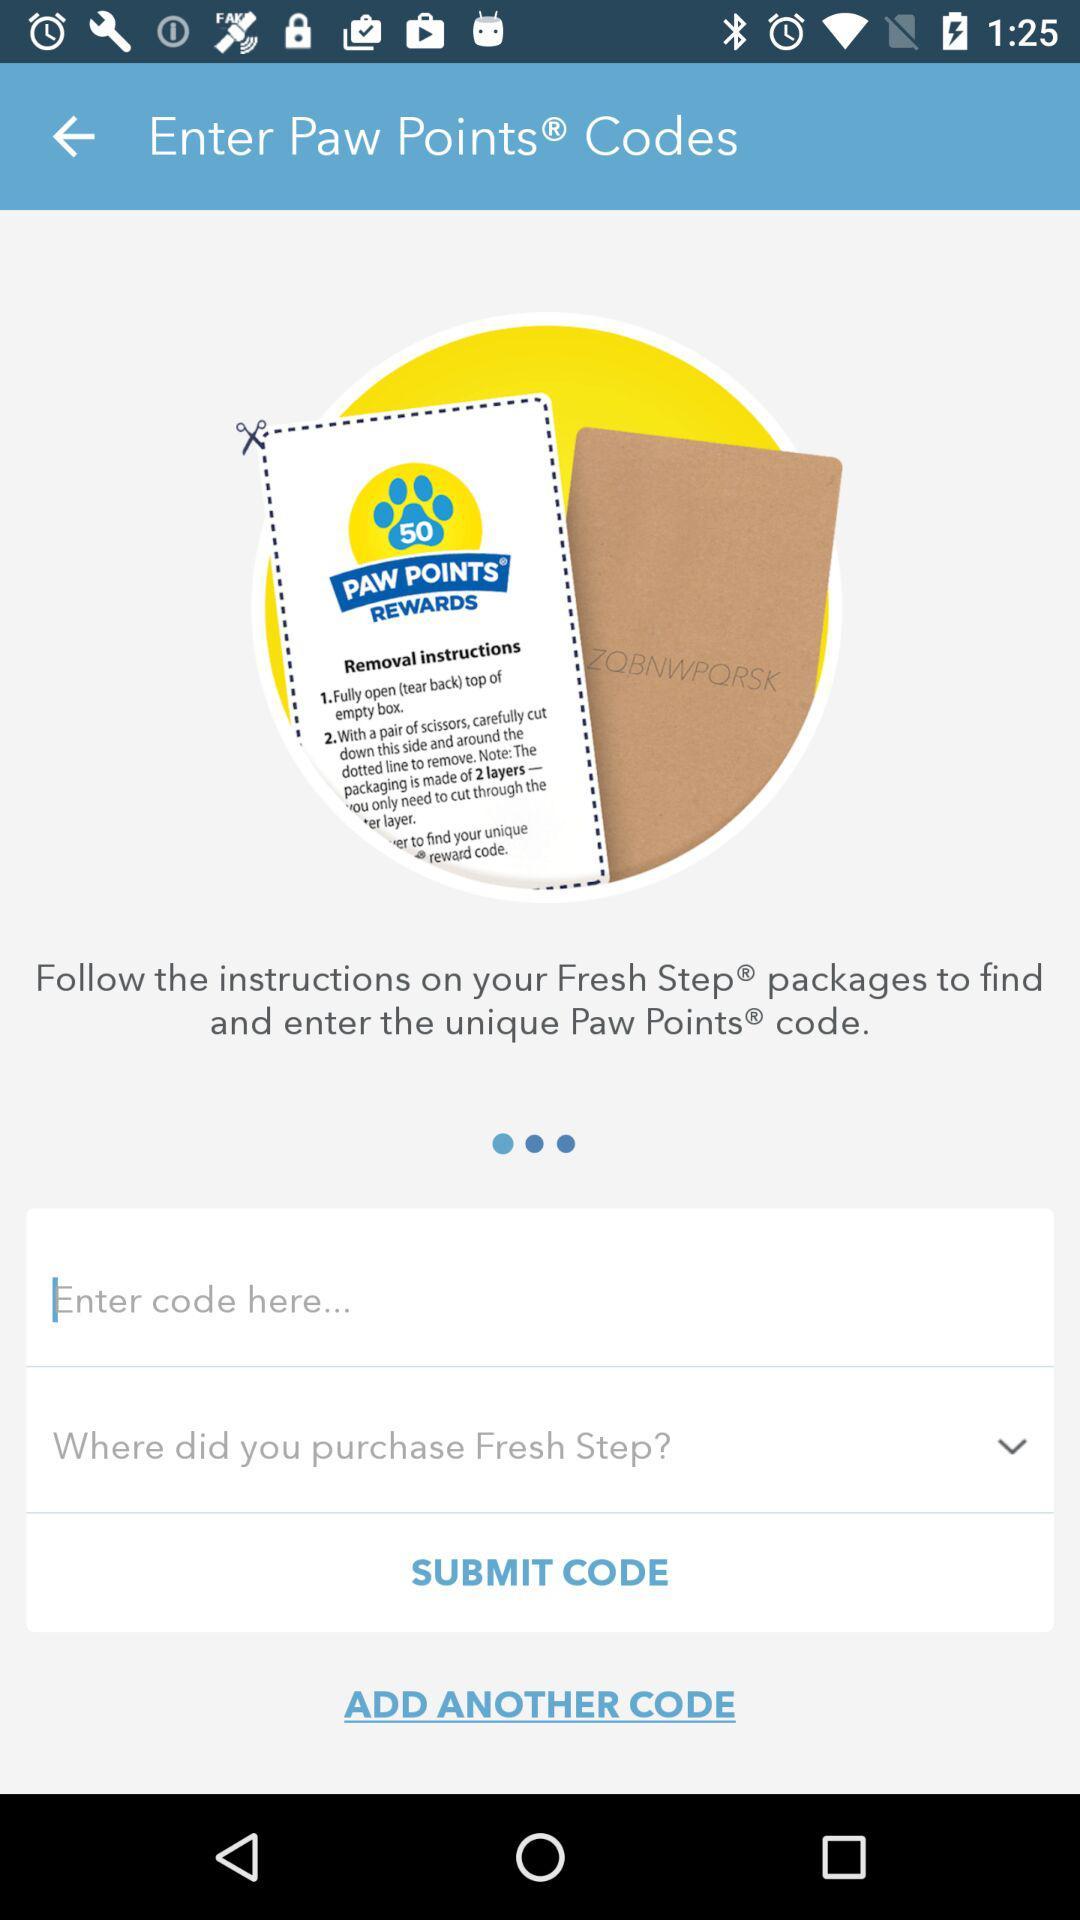  Describe the element at coordinates (72, 135) in the screenshot. I see `item above the follow the instructions` at that location.